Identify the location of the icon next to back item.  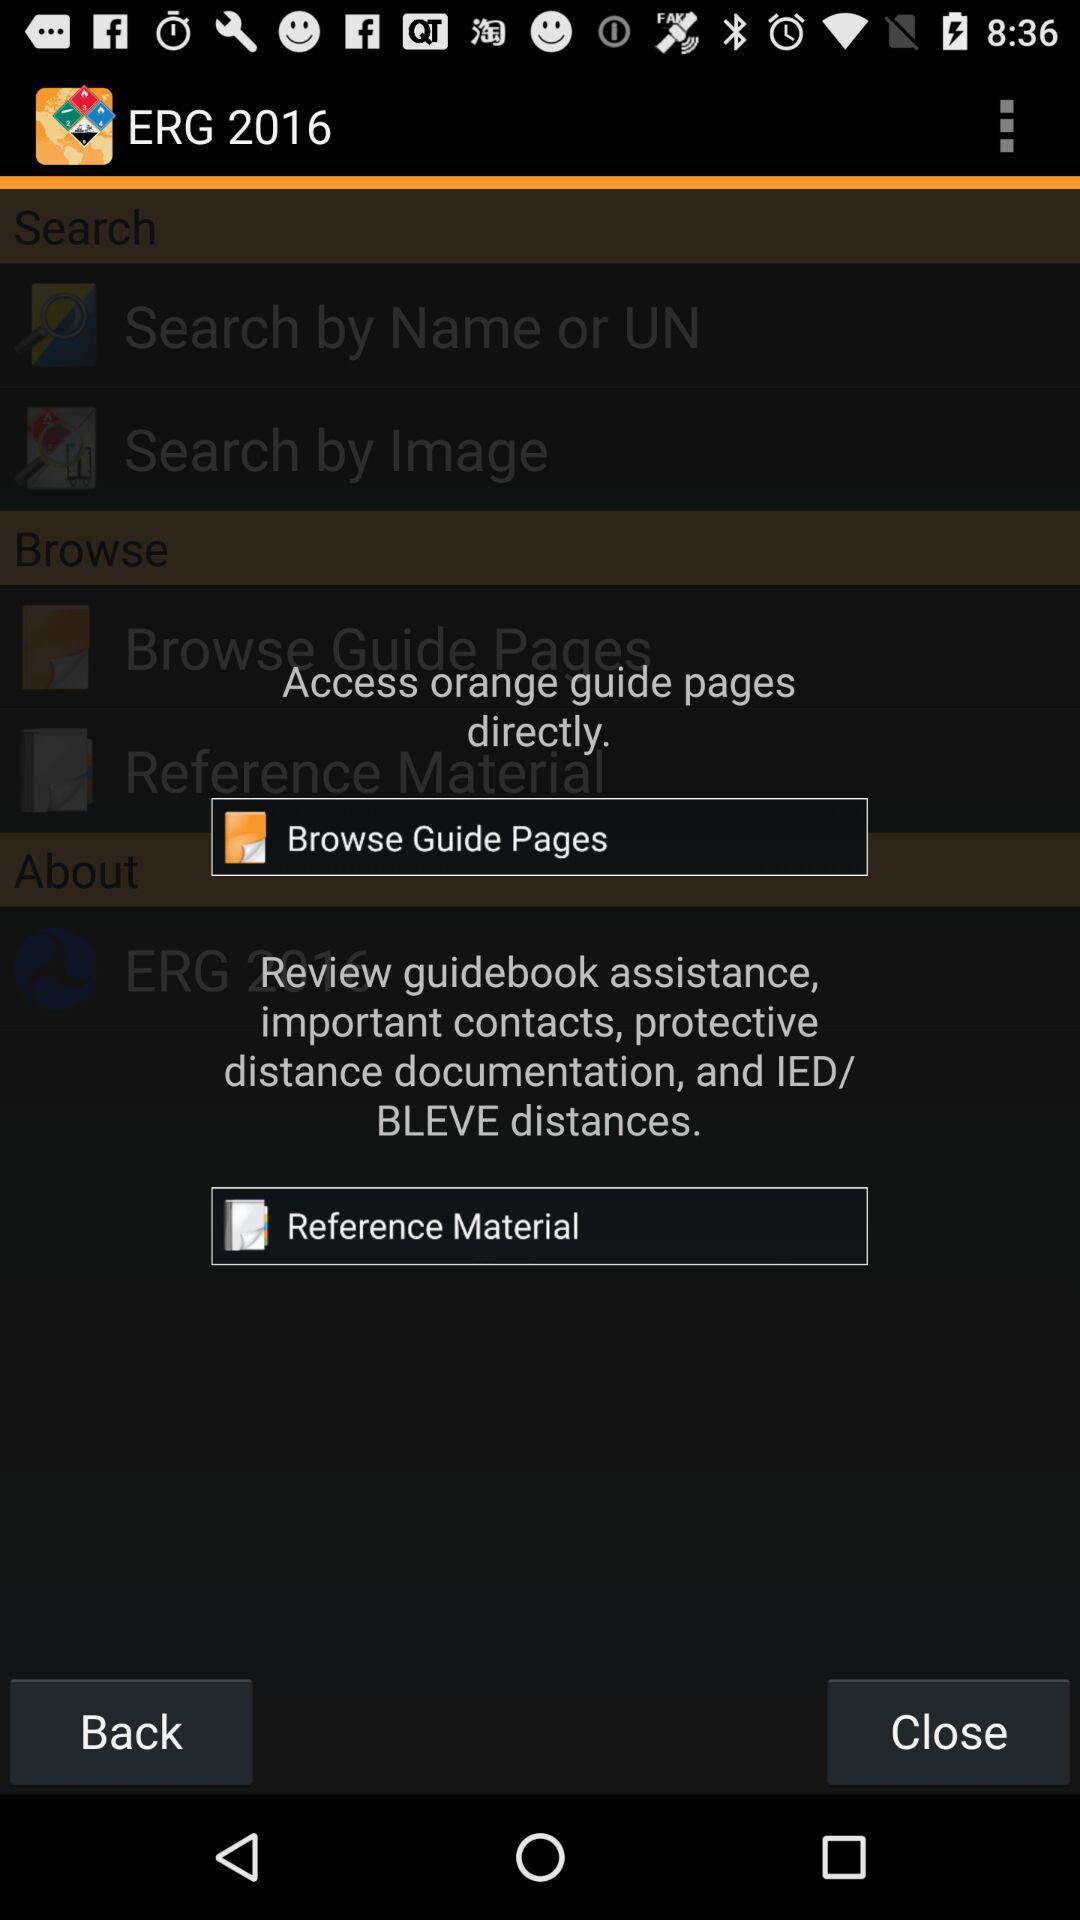
(947, 1730).